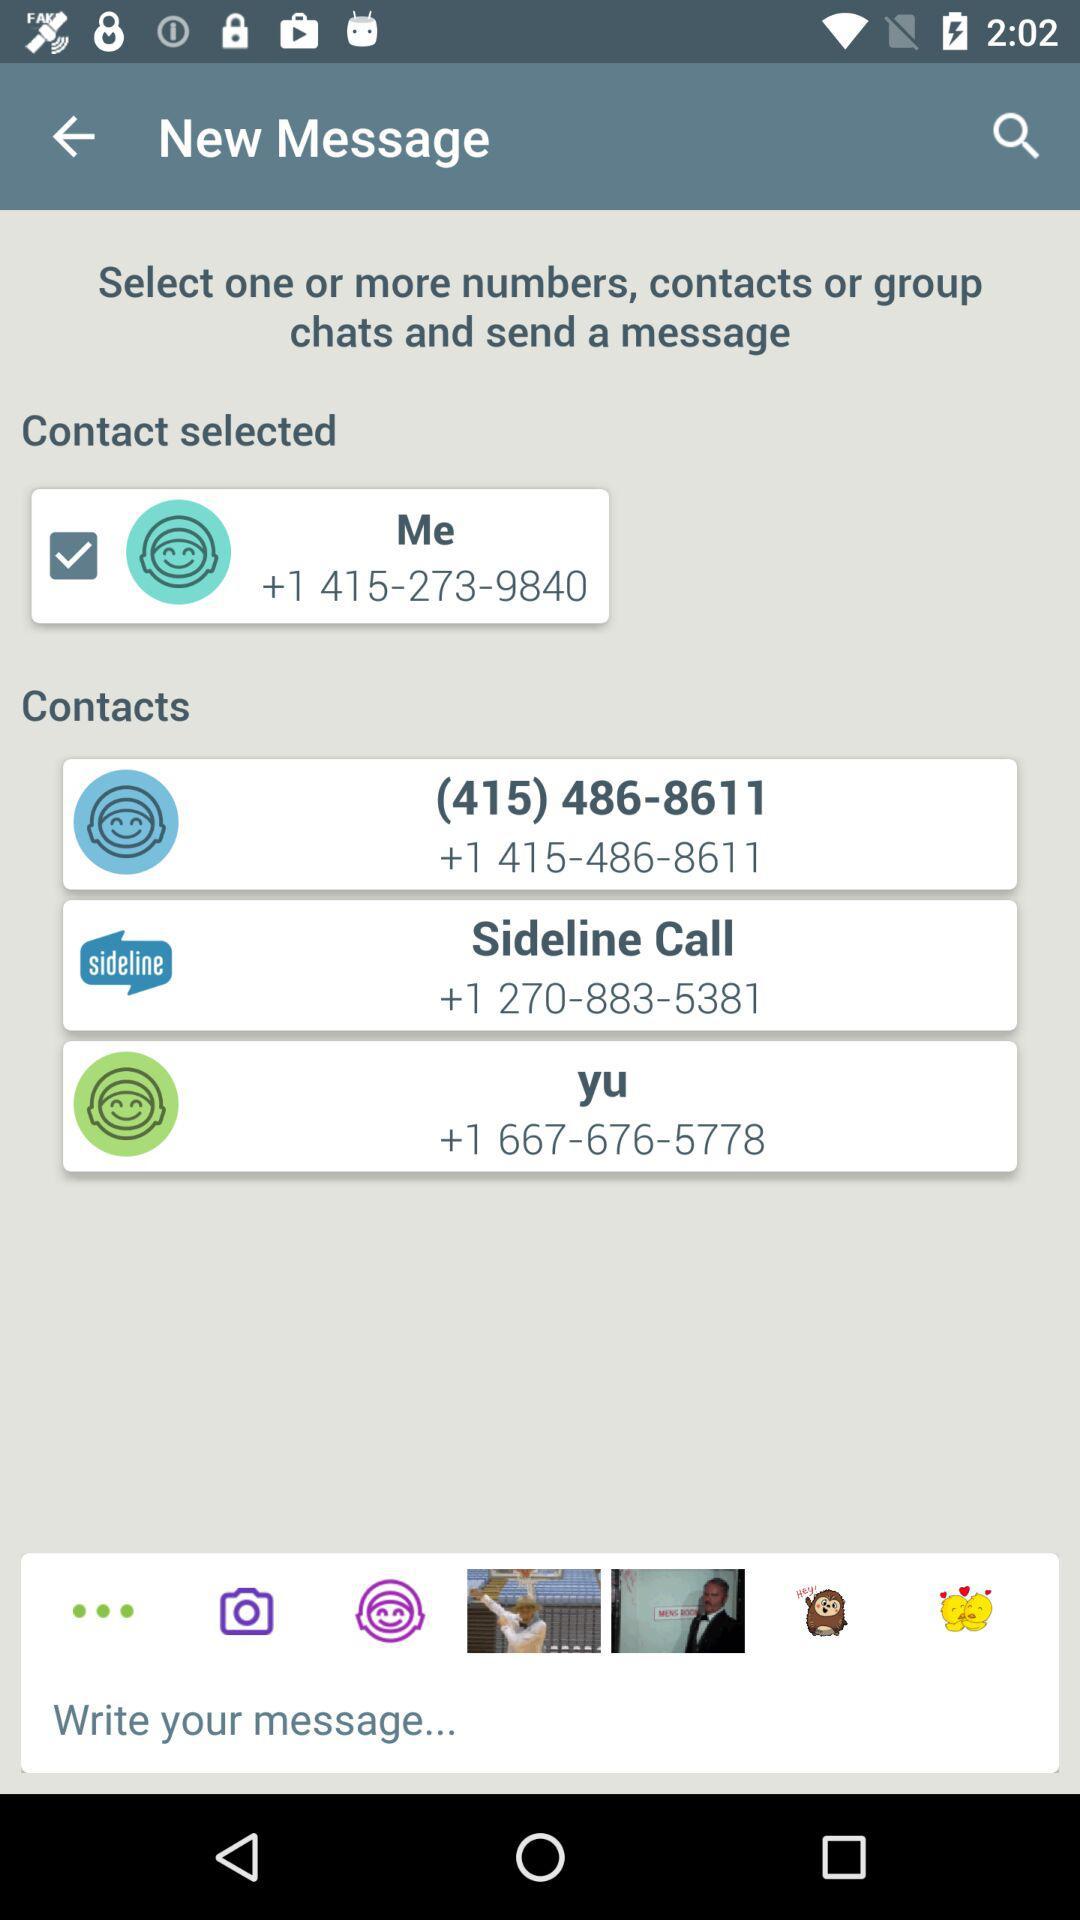  I want to click on other options, so click(103, 1611).